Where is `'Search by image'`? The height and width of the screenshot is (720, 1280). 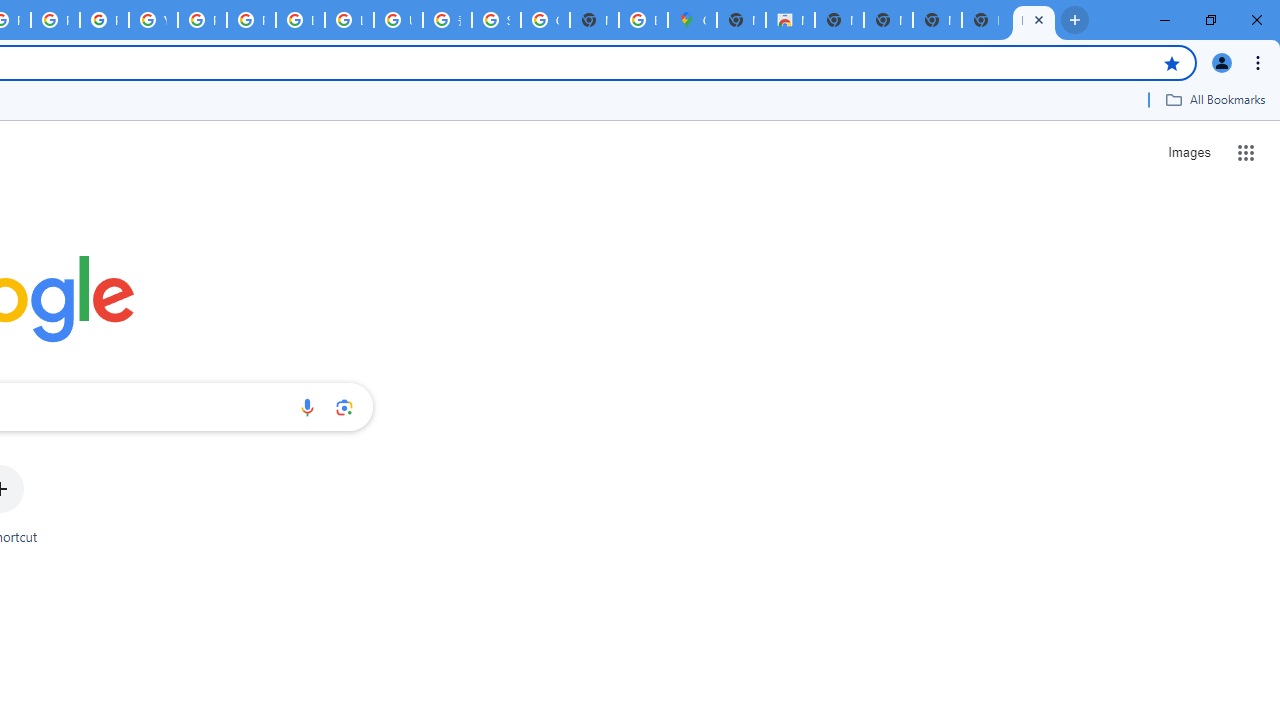
'Search by image' is located at coordinates (344, 406).